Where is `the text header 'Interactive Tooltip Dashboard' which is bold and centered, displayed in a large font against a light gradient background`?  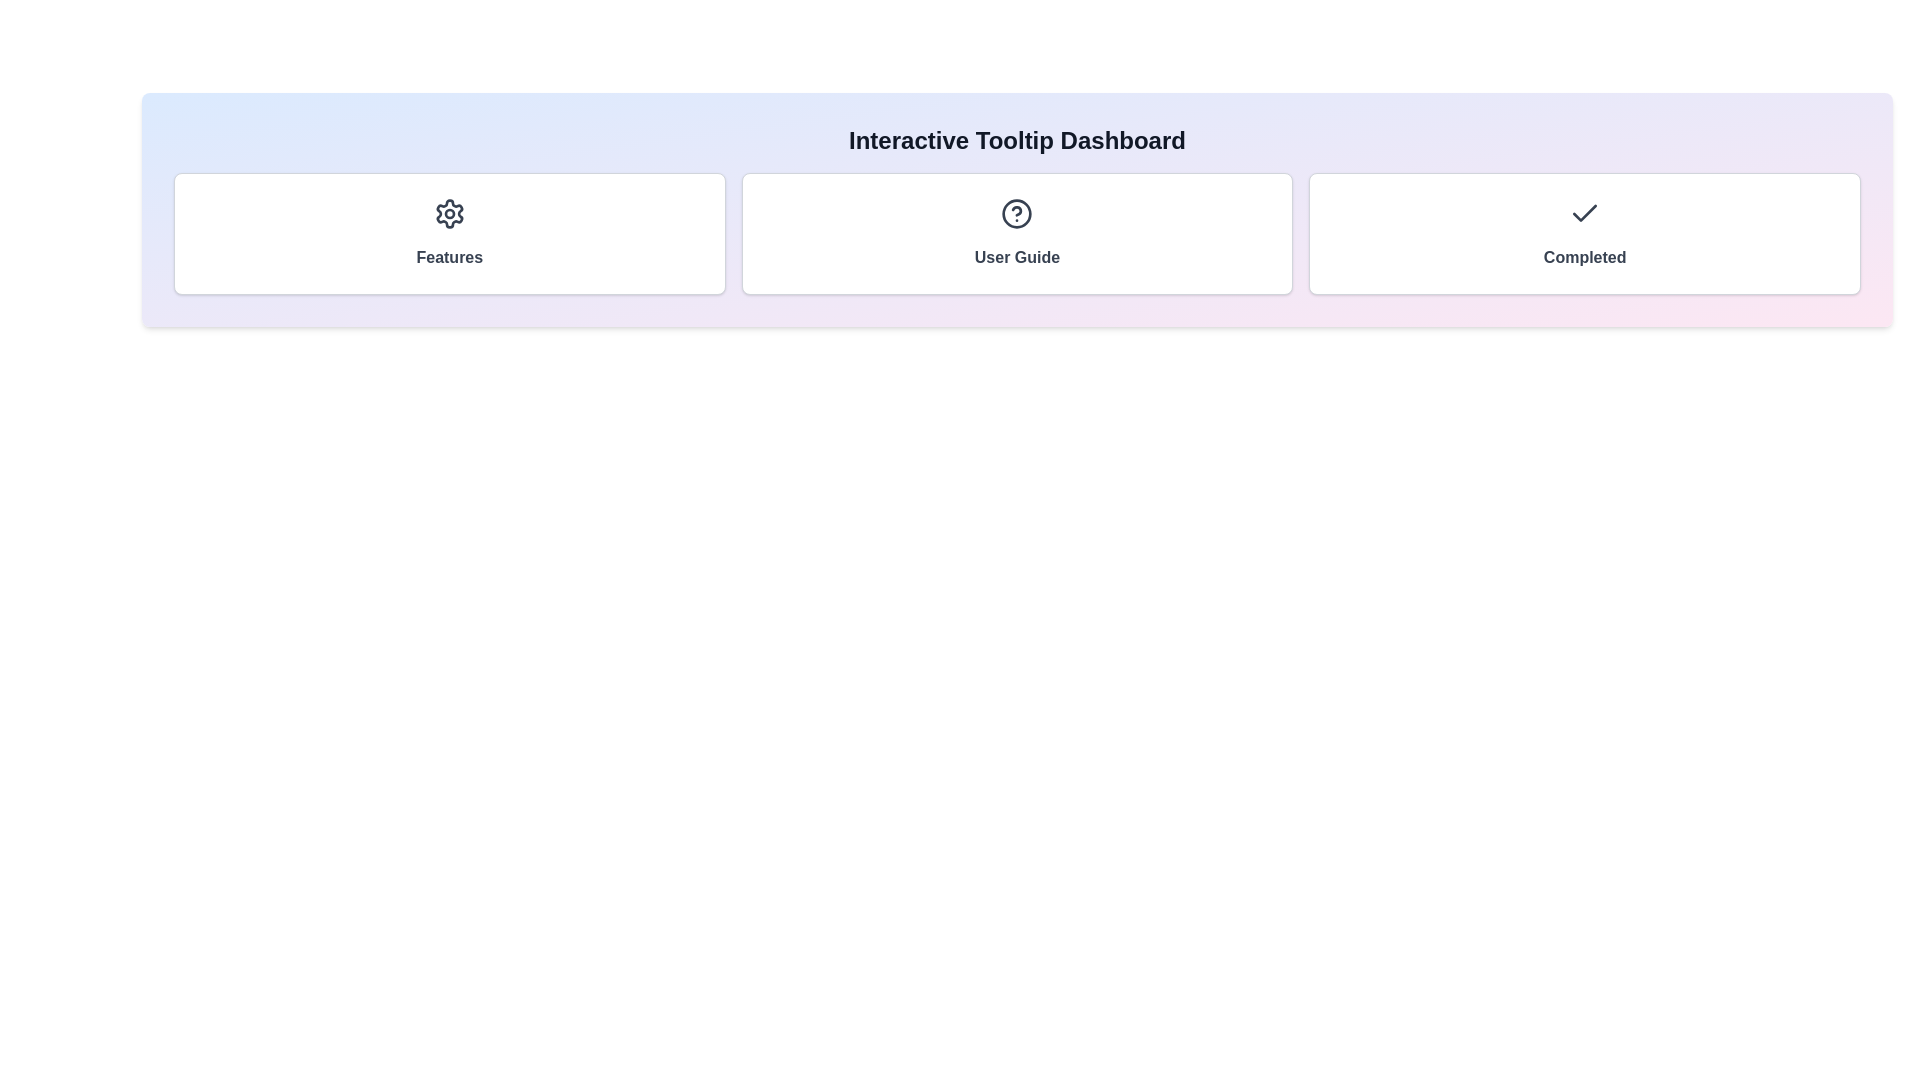 the text header 'Interactive Tooltip Dashboard' which is bold and centered, displayed in a large font against a light gradient background is located at coordinates (1017, 140).